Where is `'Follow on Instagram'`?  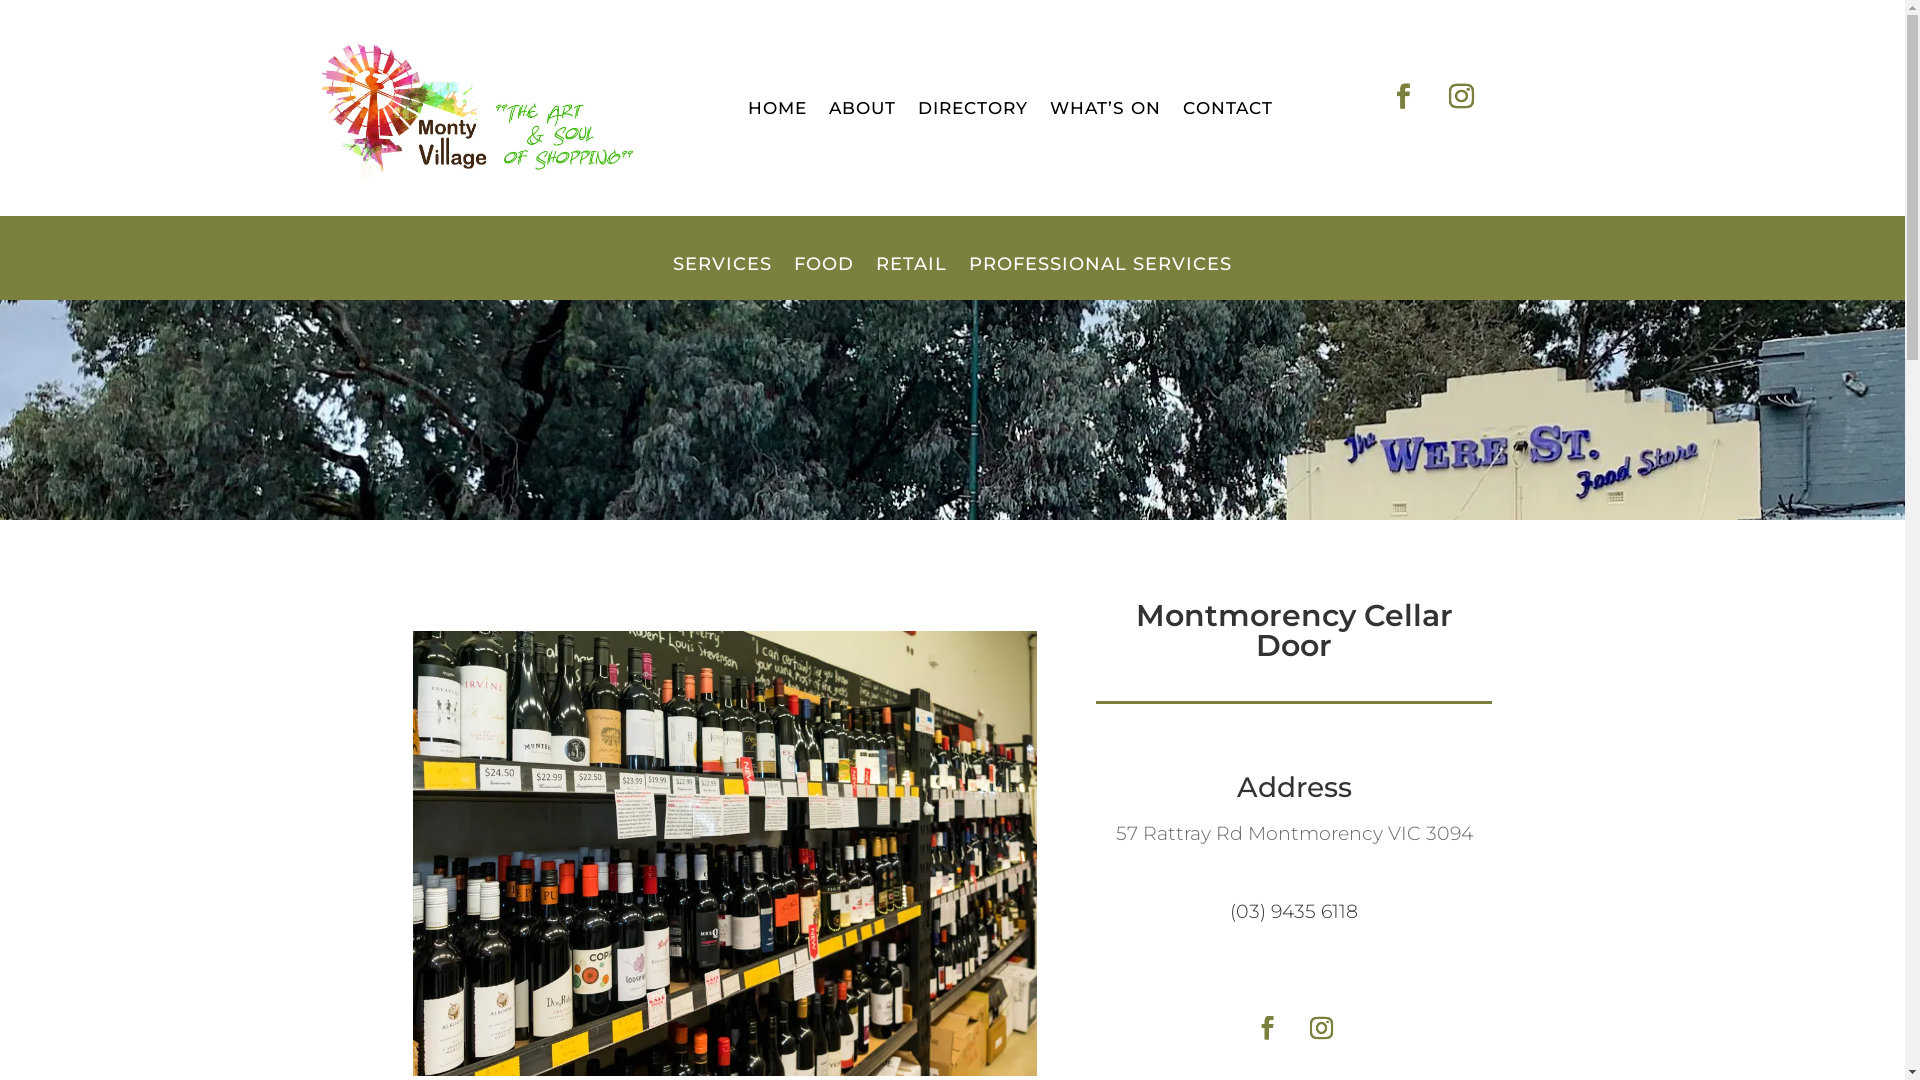 'Follow on Instagram' is located at coordinates (1320, 1028).